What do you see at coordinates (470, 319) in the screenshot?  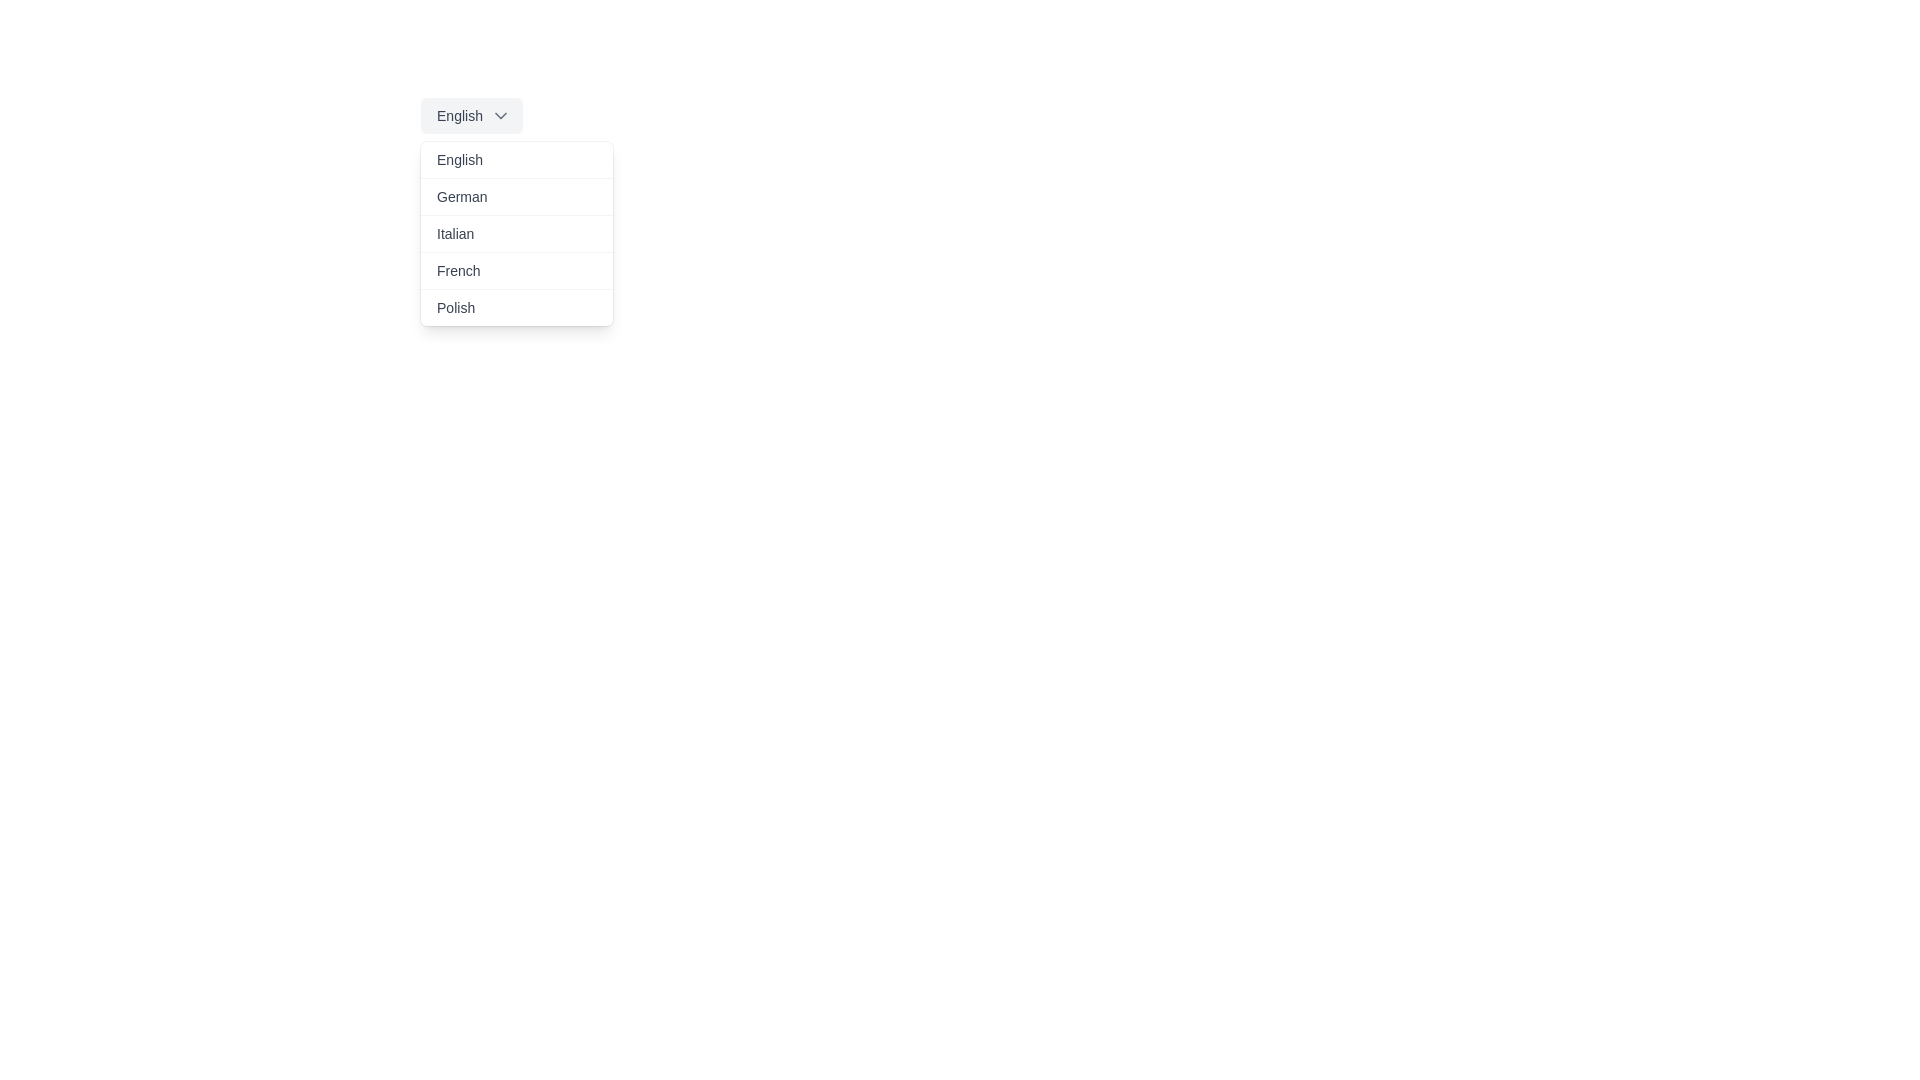 I see `the 'Polish' language option in the dropdown list` at bounding box center [470, 319].